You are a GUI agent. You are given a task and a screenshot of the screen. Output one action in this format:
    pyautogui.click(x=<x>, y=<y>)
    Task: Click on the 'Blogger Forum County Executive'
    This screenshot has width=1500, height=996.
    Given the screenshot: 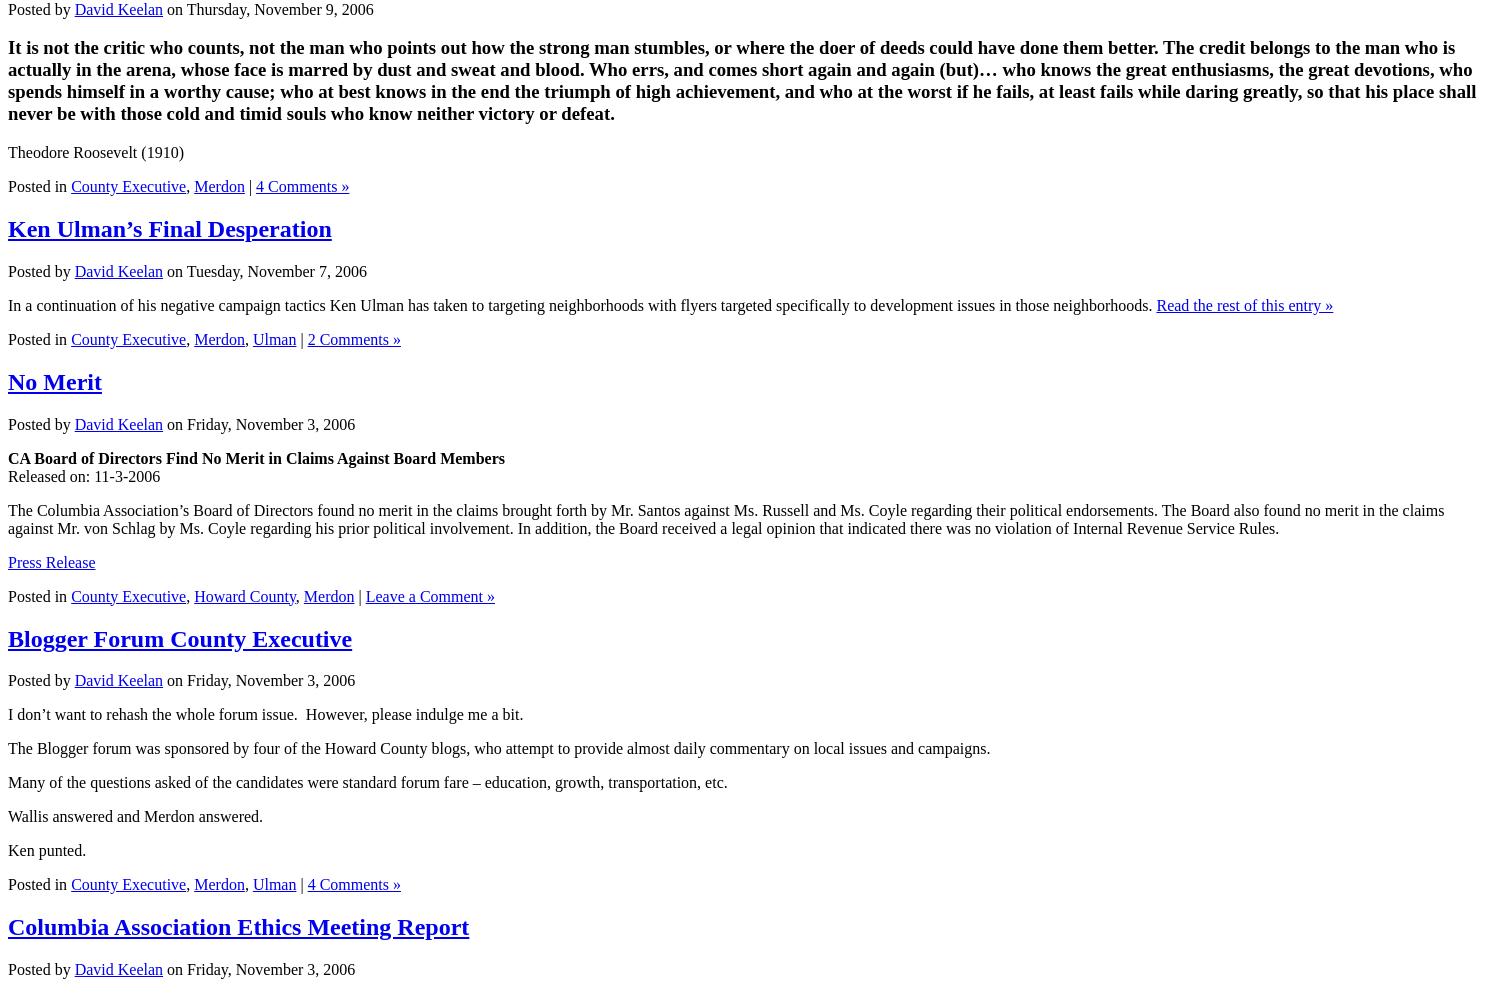 What is the action you would take?
    pyautogui.click(x=180, y=637)
    